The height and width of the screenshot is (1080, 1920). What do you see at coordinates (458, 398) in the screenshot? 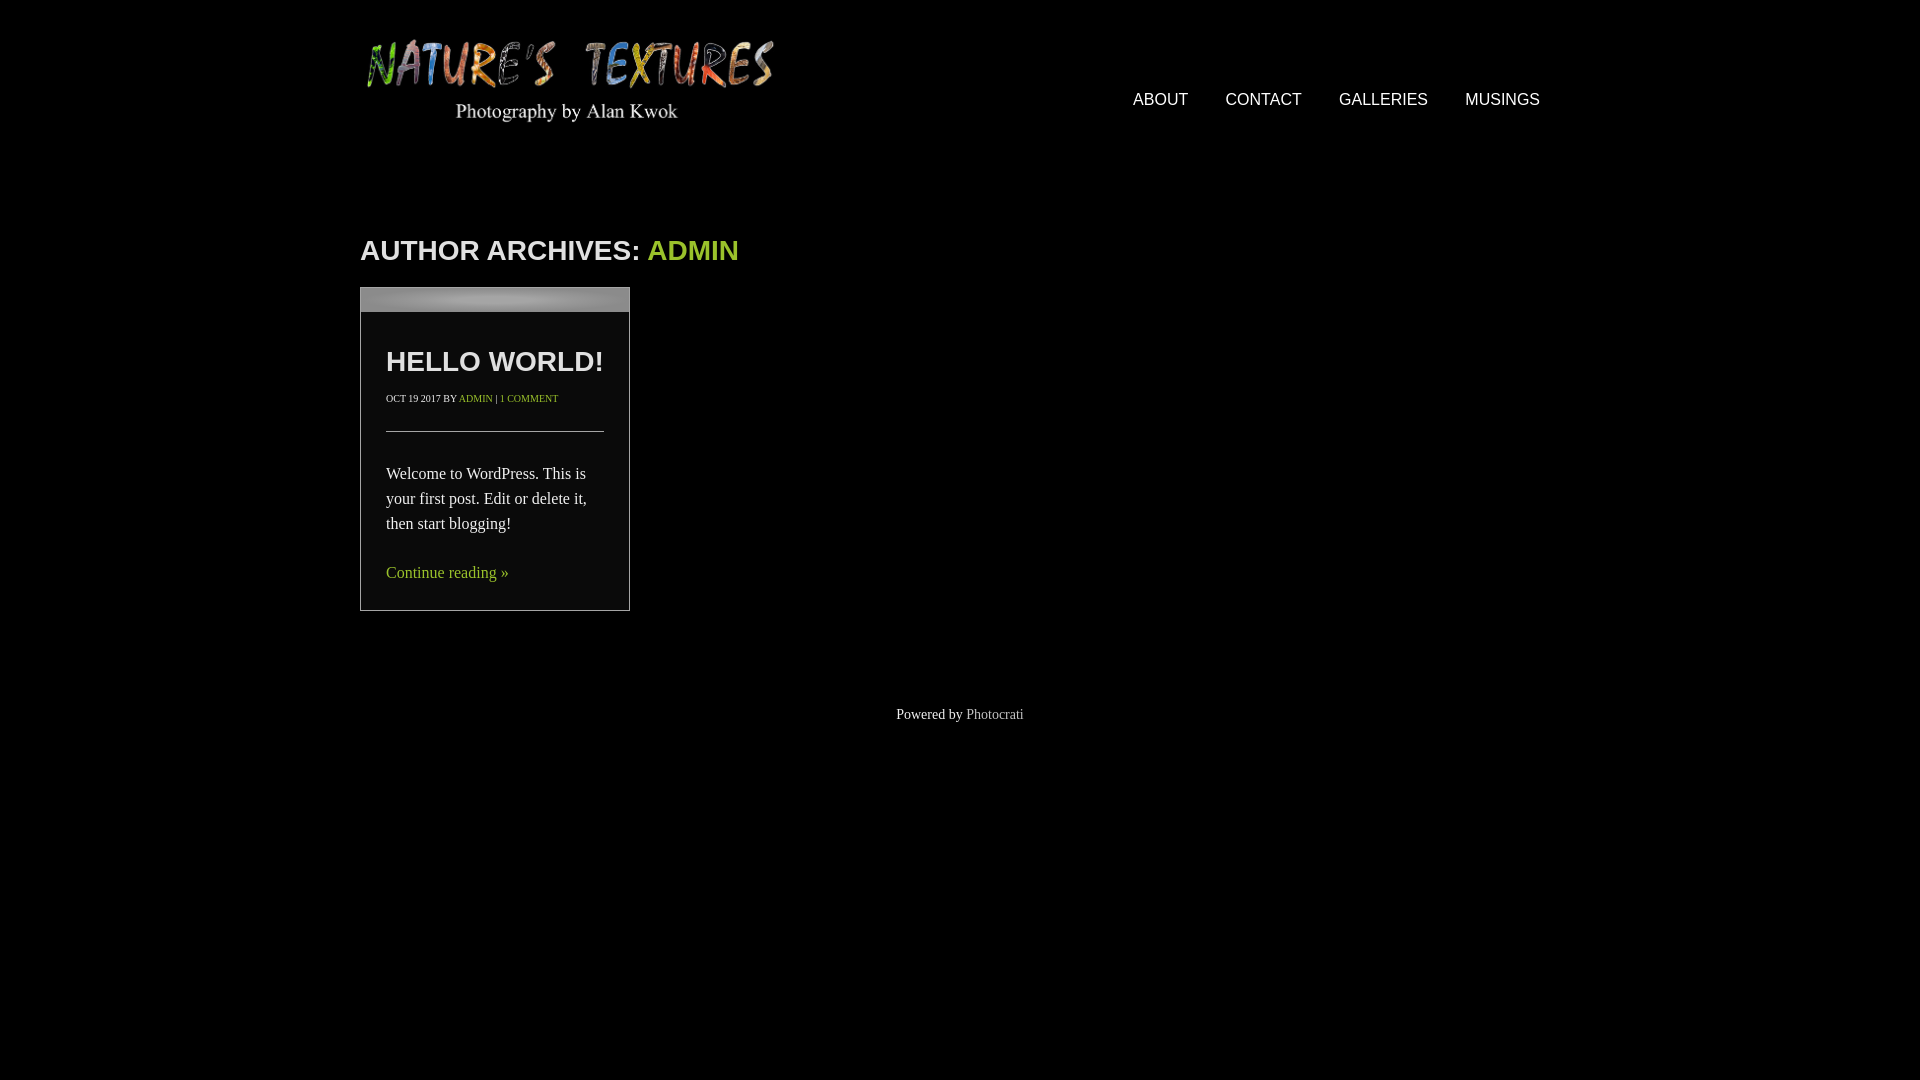
I see `'ADMIN'` at bounding box center [458, 398].